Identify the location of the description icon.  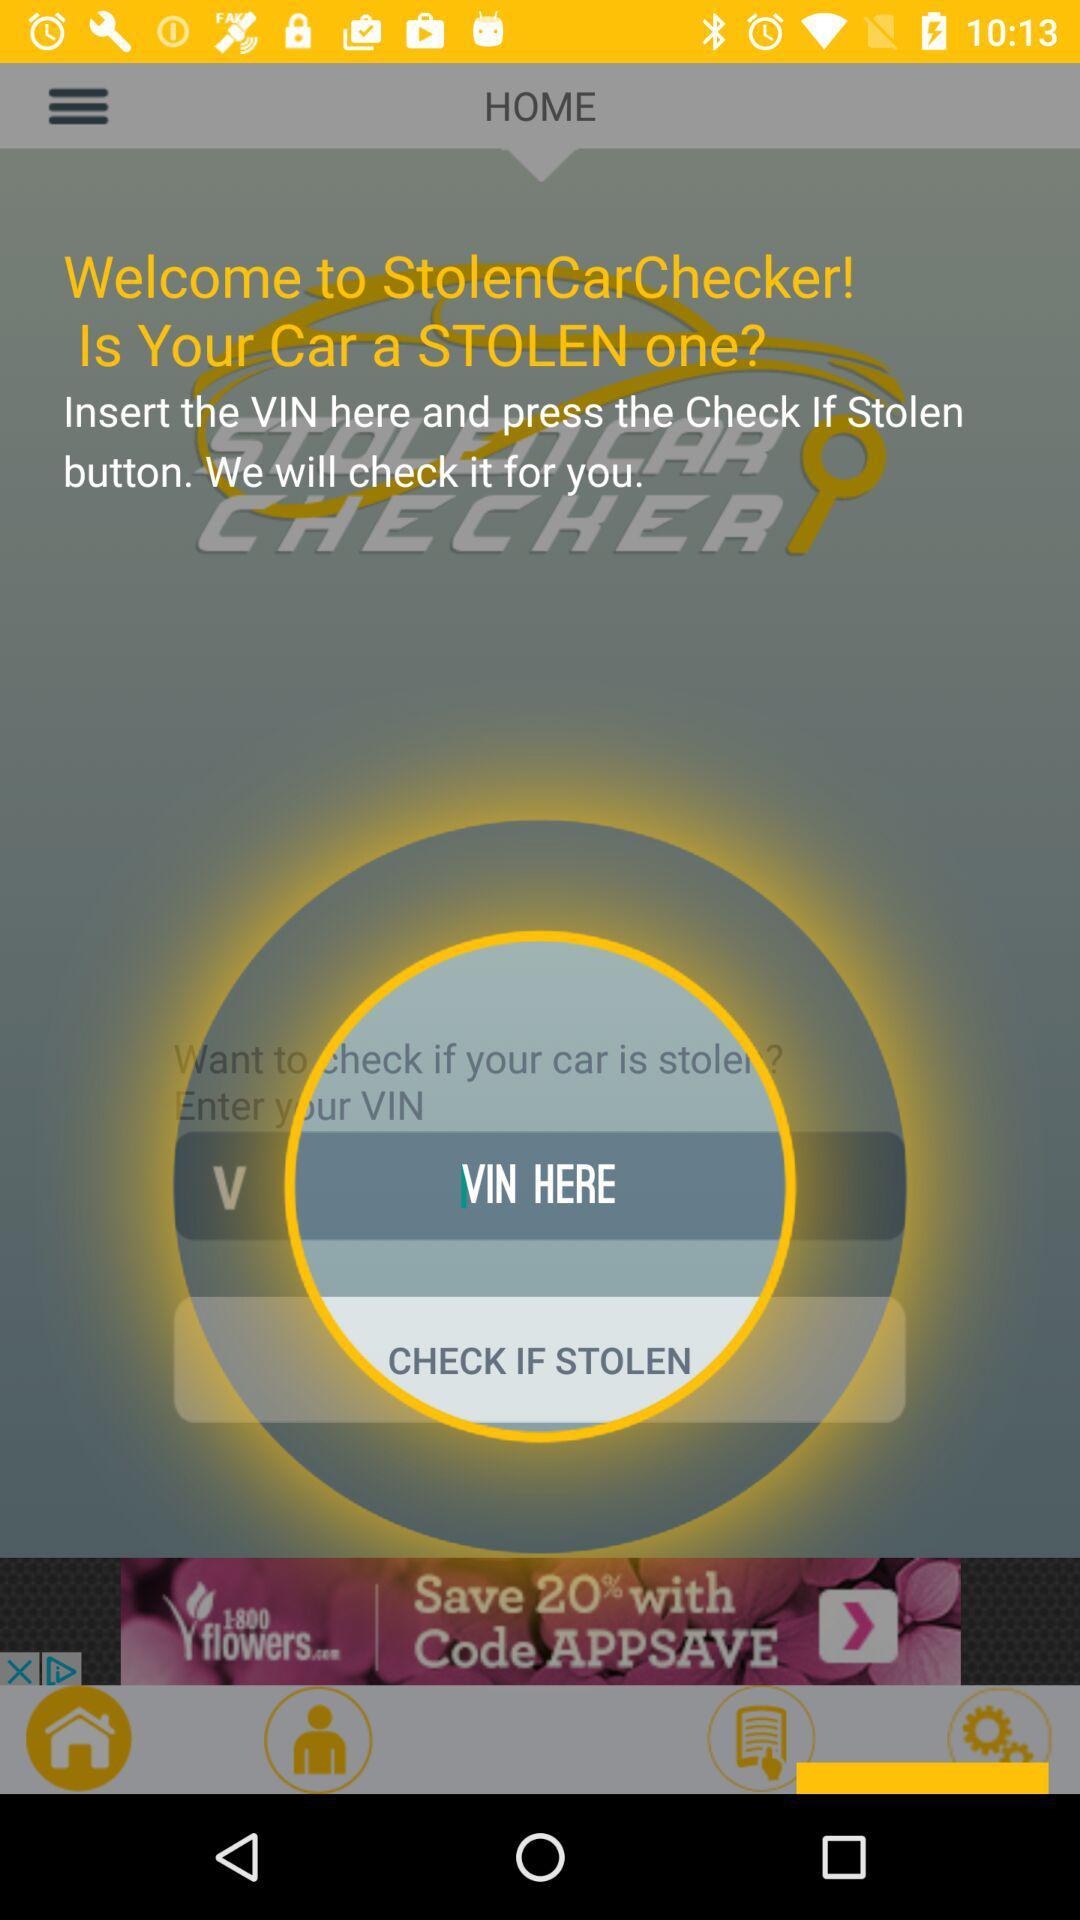
(761, 1737).